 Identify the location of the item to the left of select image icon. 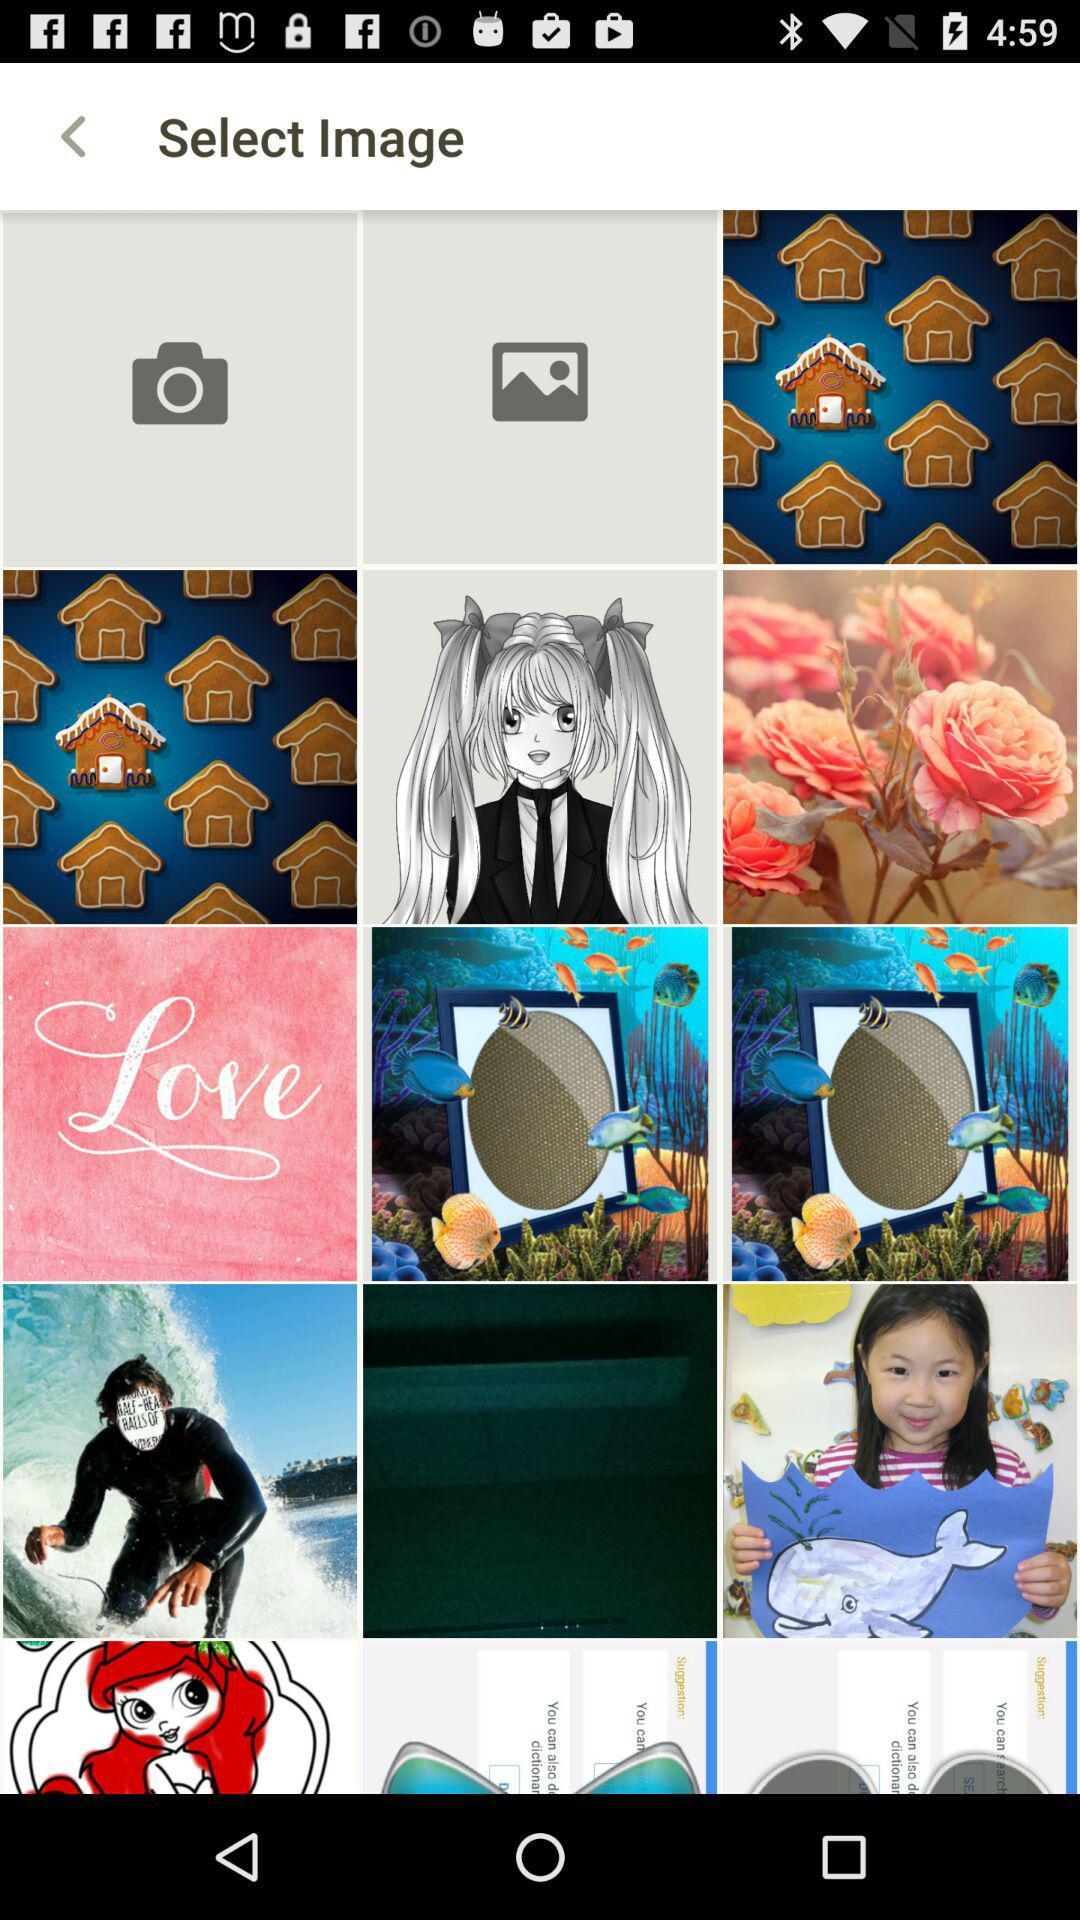
(72, 135).